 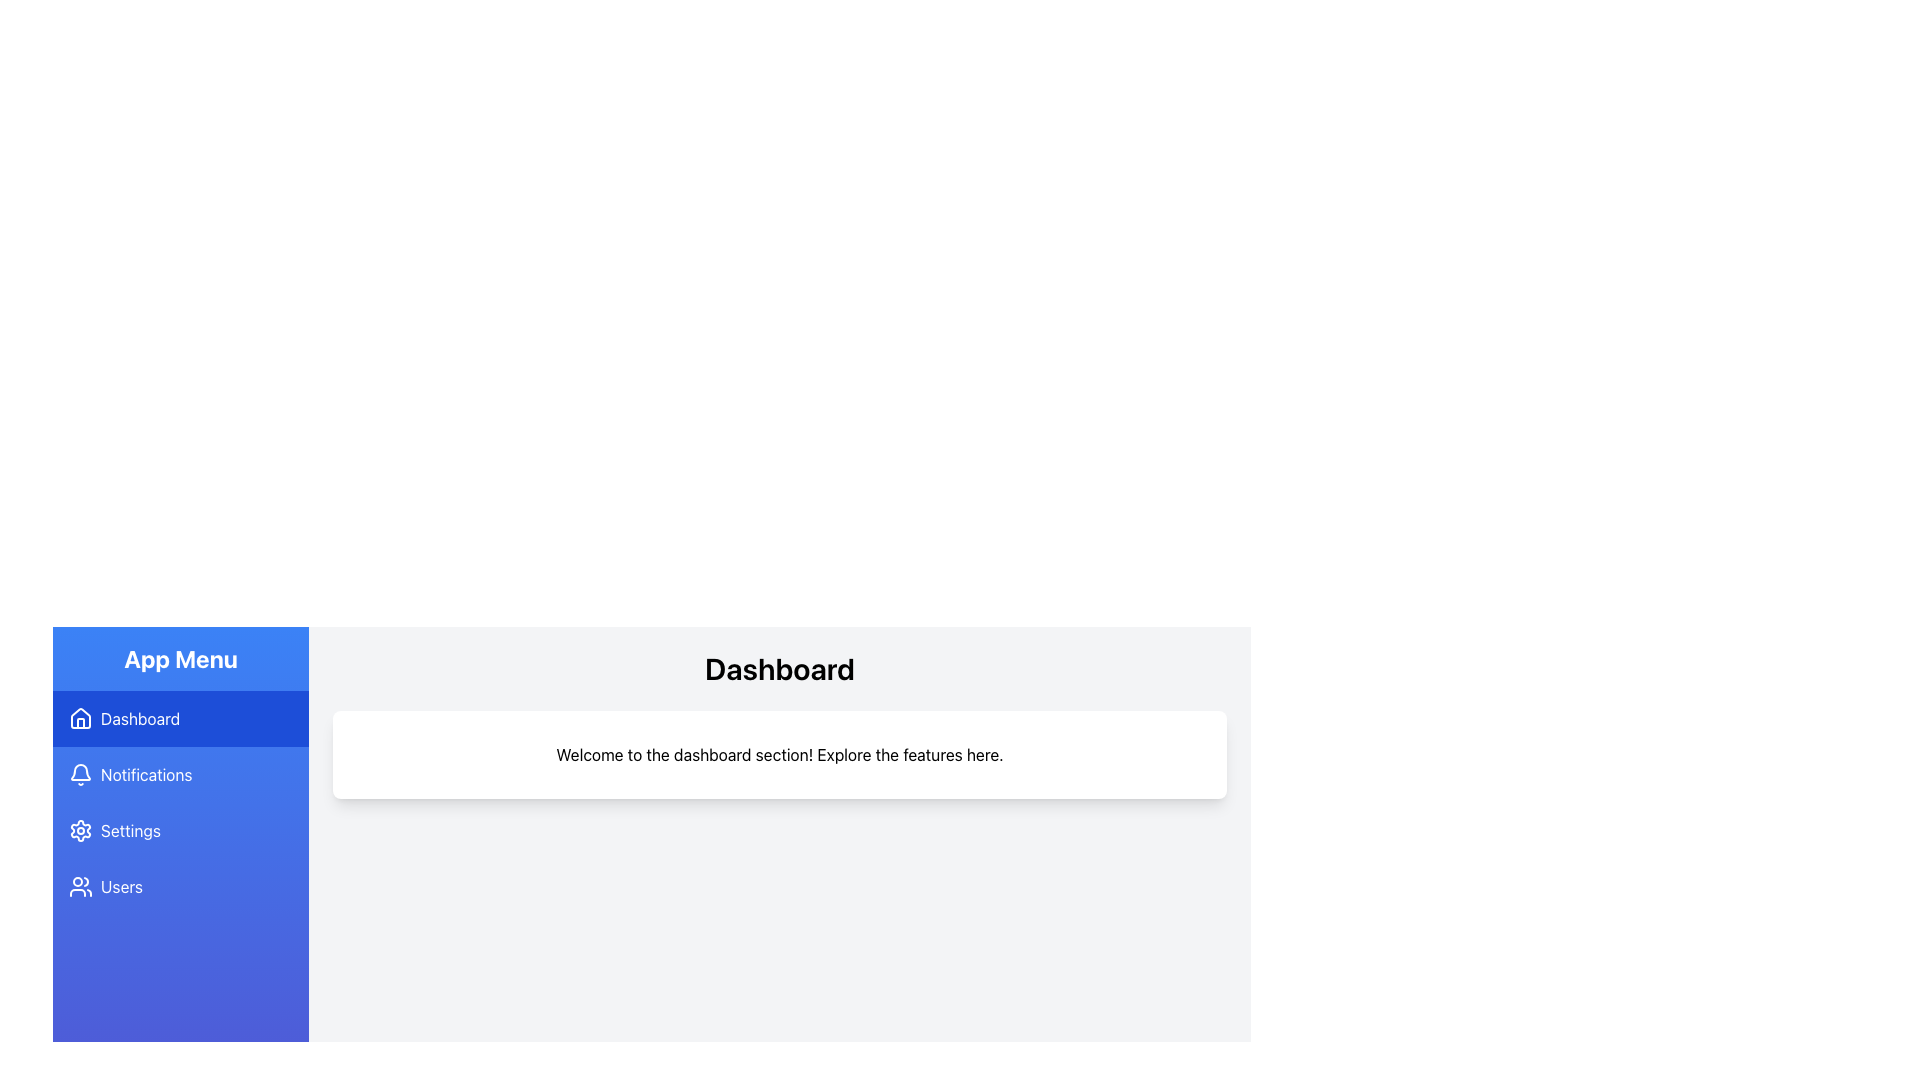 I want to click on the 'Notifications' button, which is a horizontal menu item with a bell icon on a blue background, located in the left sidebar directly below 'Dashboard', so click(x=181, y=774).